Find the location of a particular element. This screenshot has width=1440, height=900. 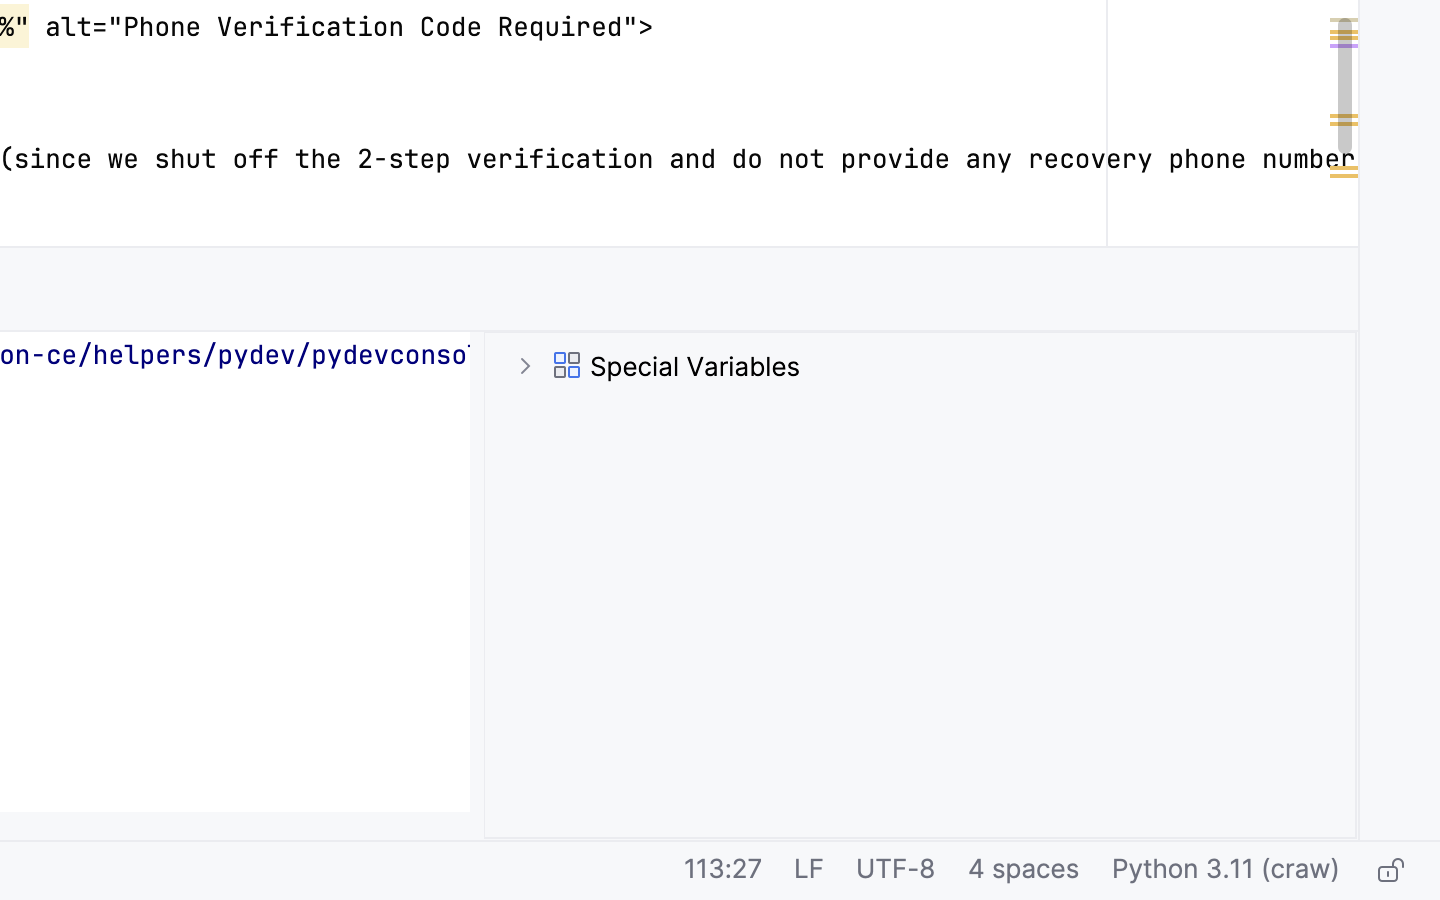

'UTF-8' is located at coordinates (894, 871).